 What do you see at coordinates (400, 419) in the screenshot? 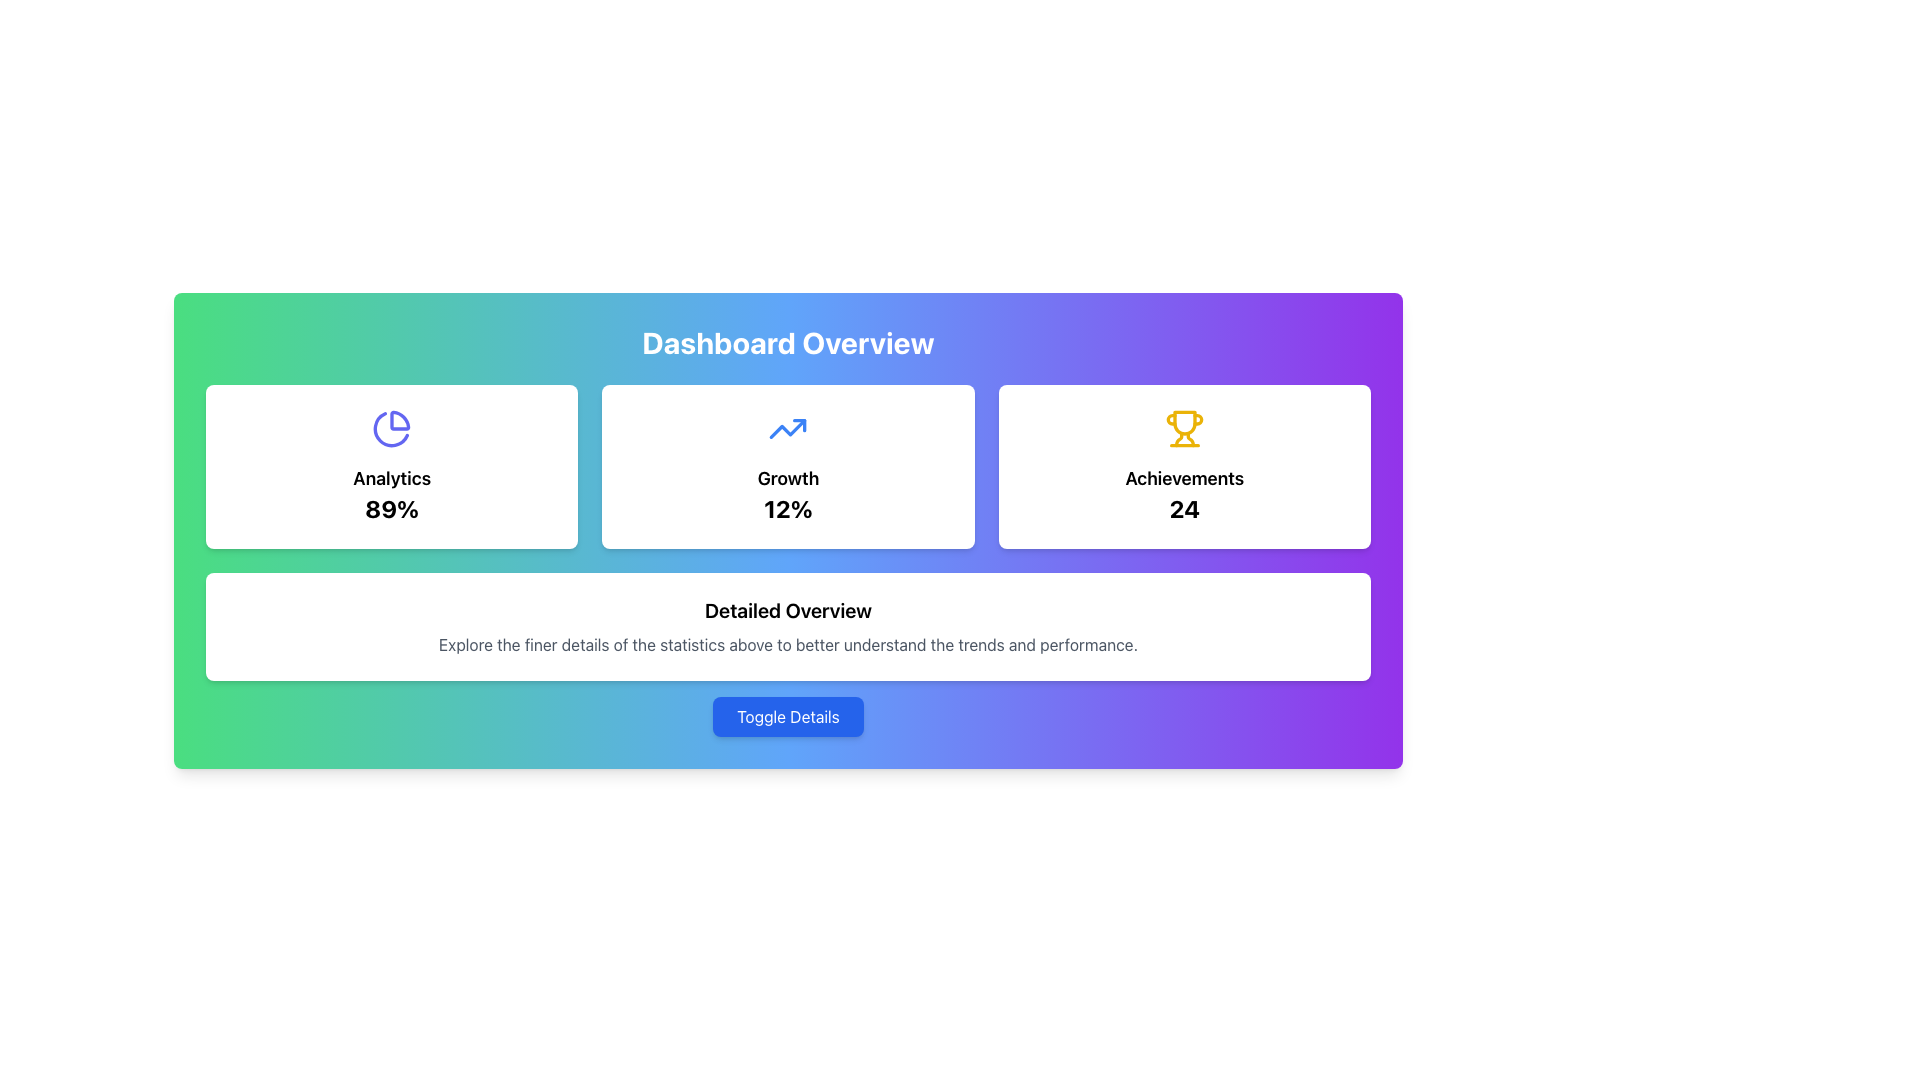
I see `the inner right quarter segment of the pie chart icon in the 'Analytics' card, which is represented by an indigo filled stroke style` at bounding box center [400, 419].